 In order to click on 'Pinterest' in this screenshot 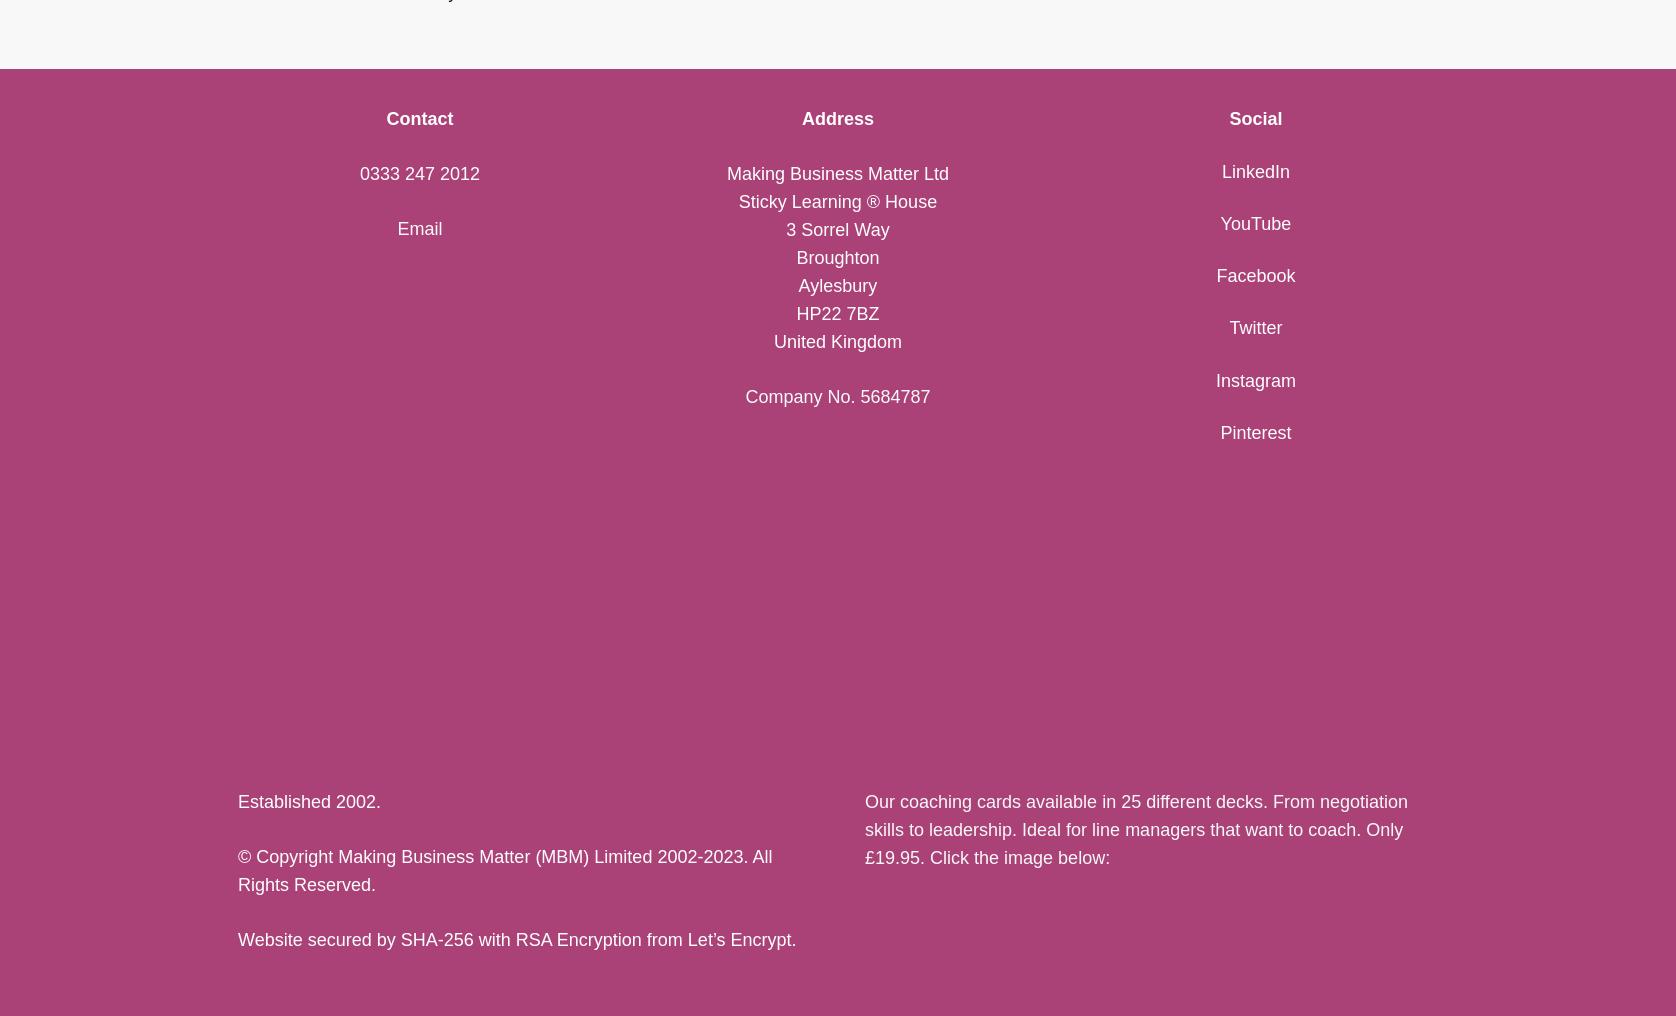, I will do `click(1254, 431)`.